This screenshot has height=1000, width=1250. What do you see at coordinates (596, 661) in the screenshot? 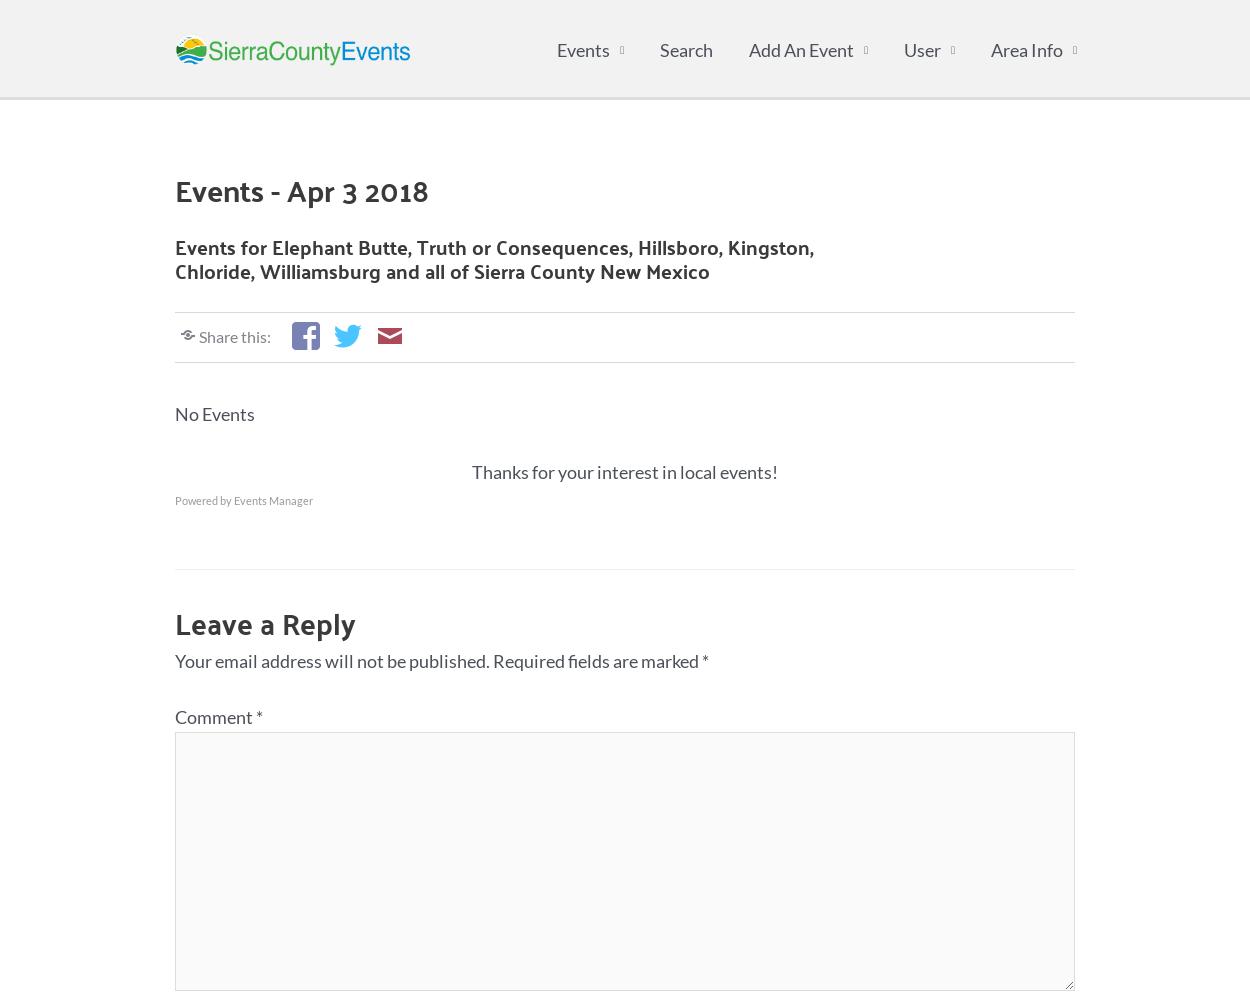
I see `'Required fields are marked'` at bounding box center [596, 661].